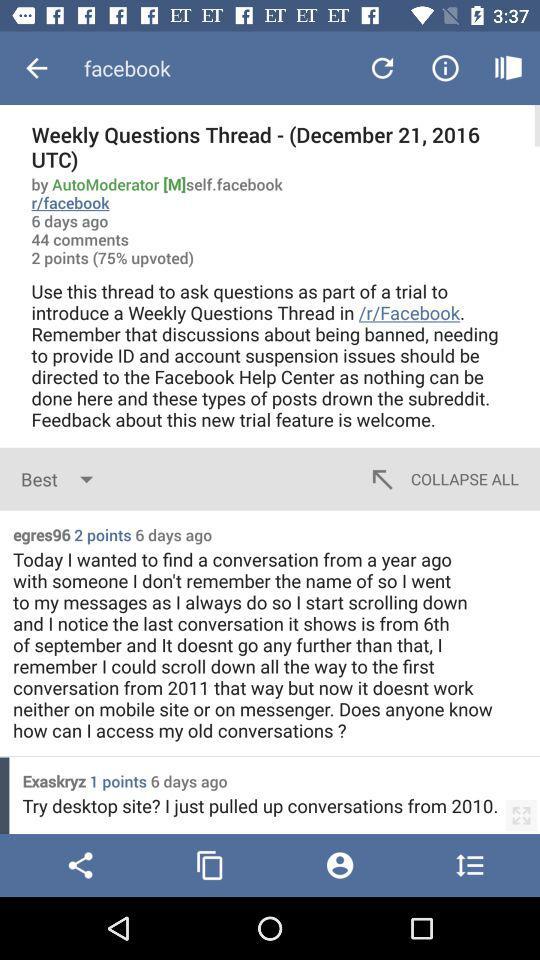  I want to click on the arrow_backward icon, so click(79, 864).